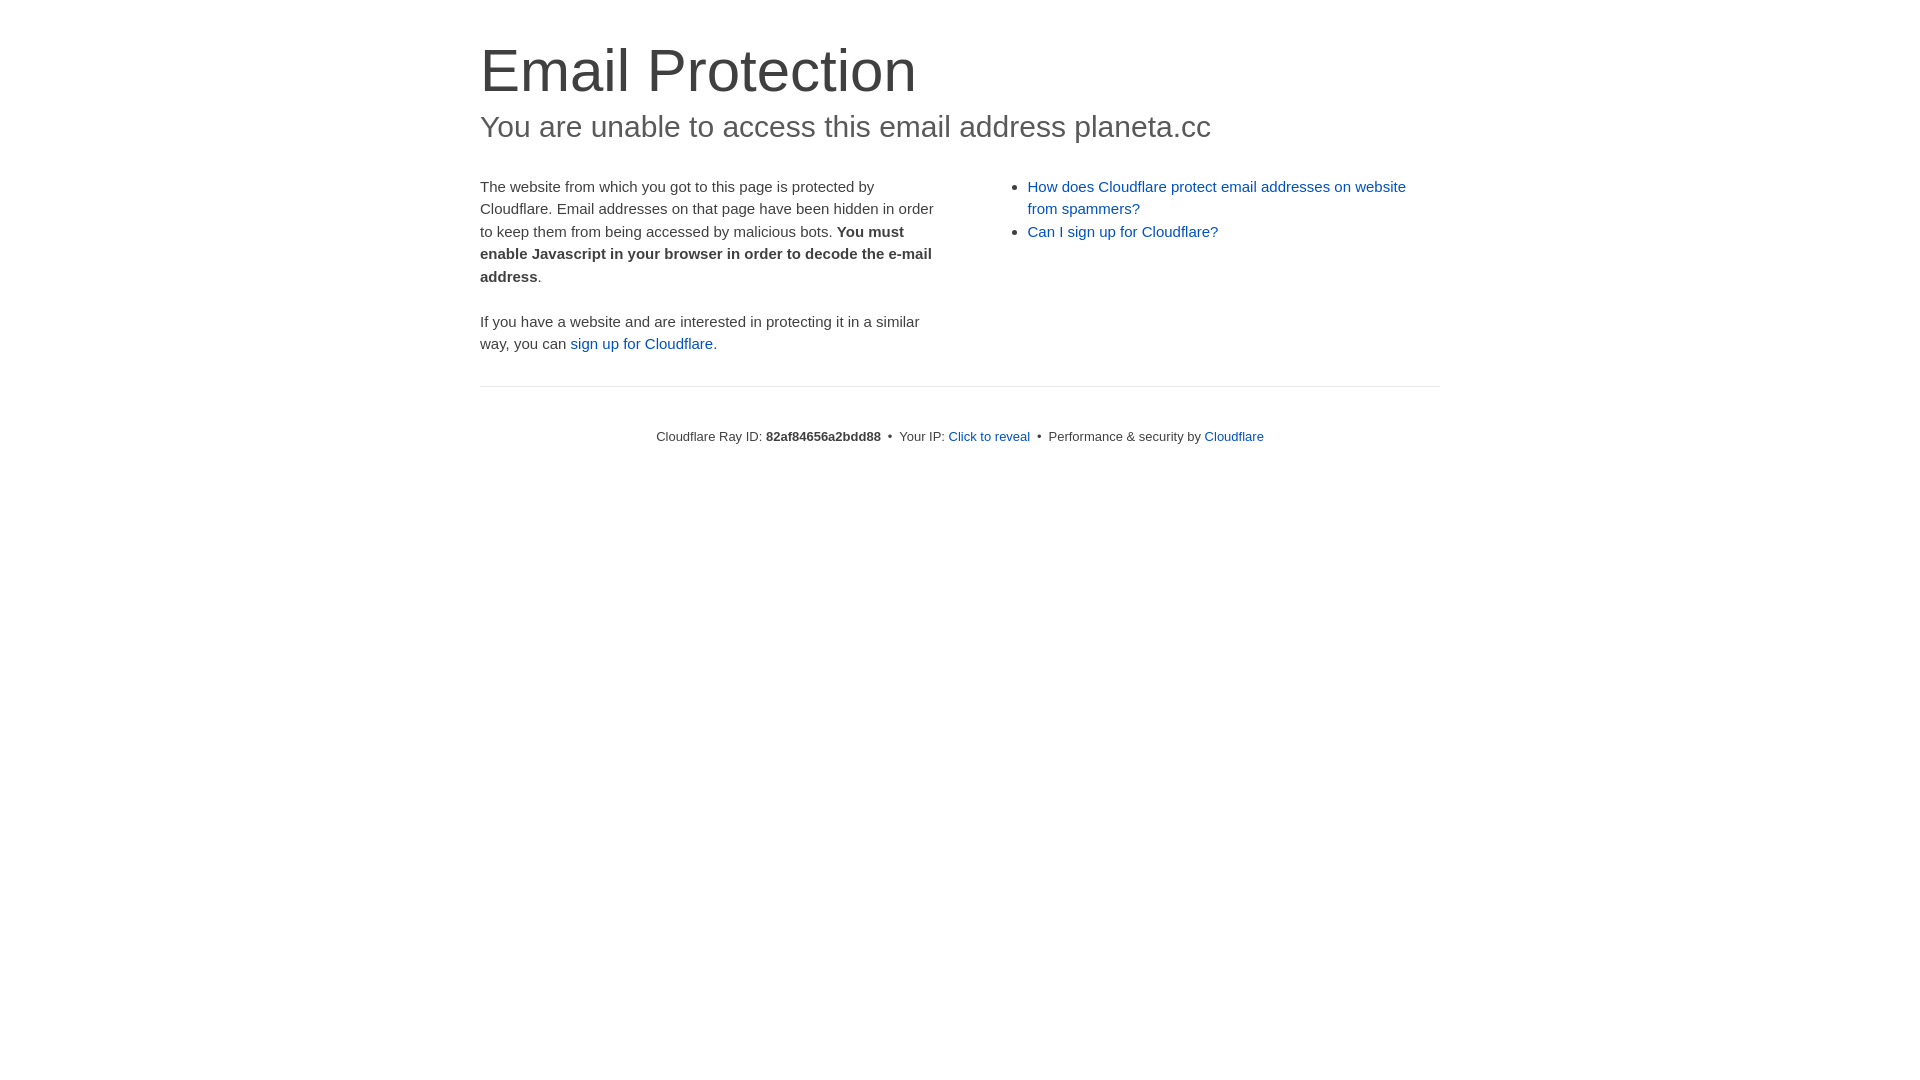  What do you see at coordinates (1123, 230) in the screenshot?
I see `'Can I sign up for Cloudflare?'` at bounding box center [1123, 230].